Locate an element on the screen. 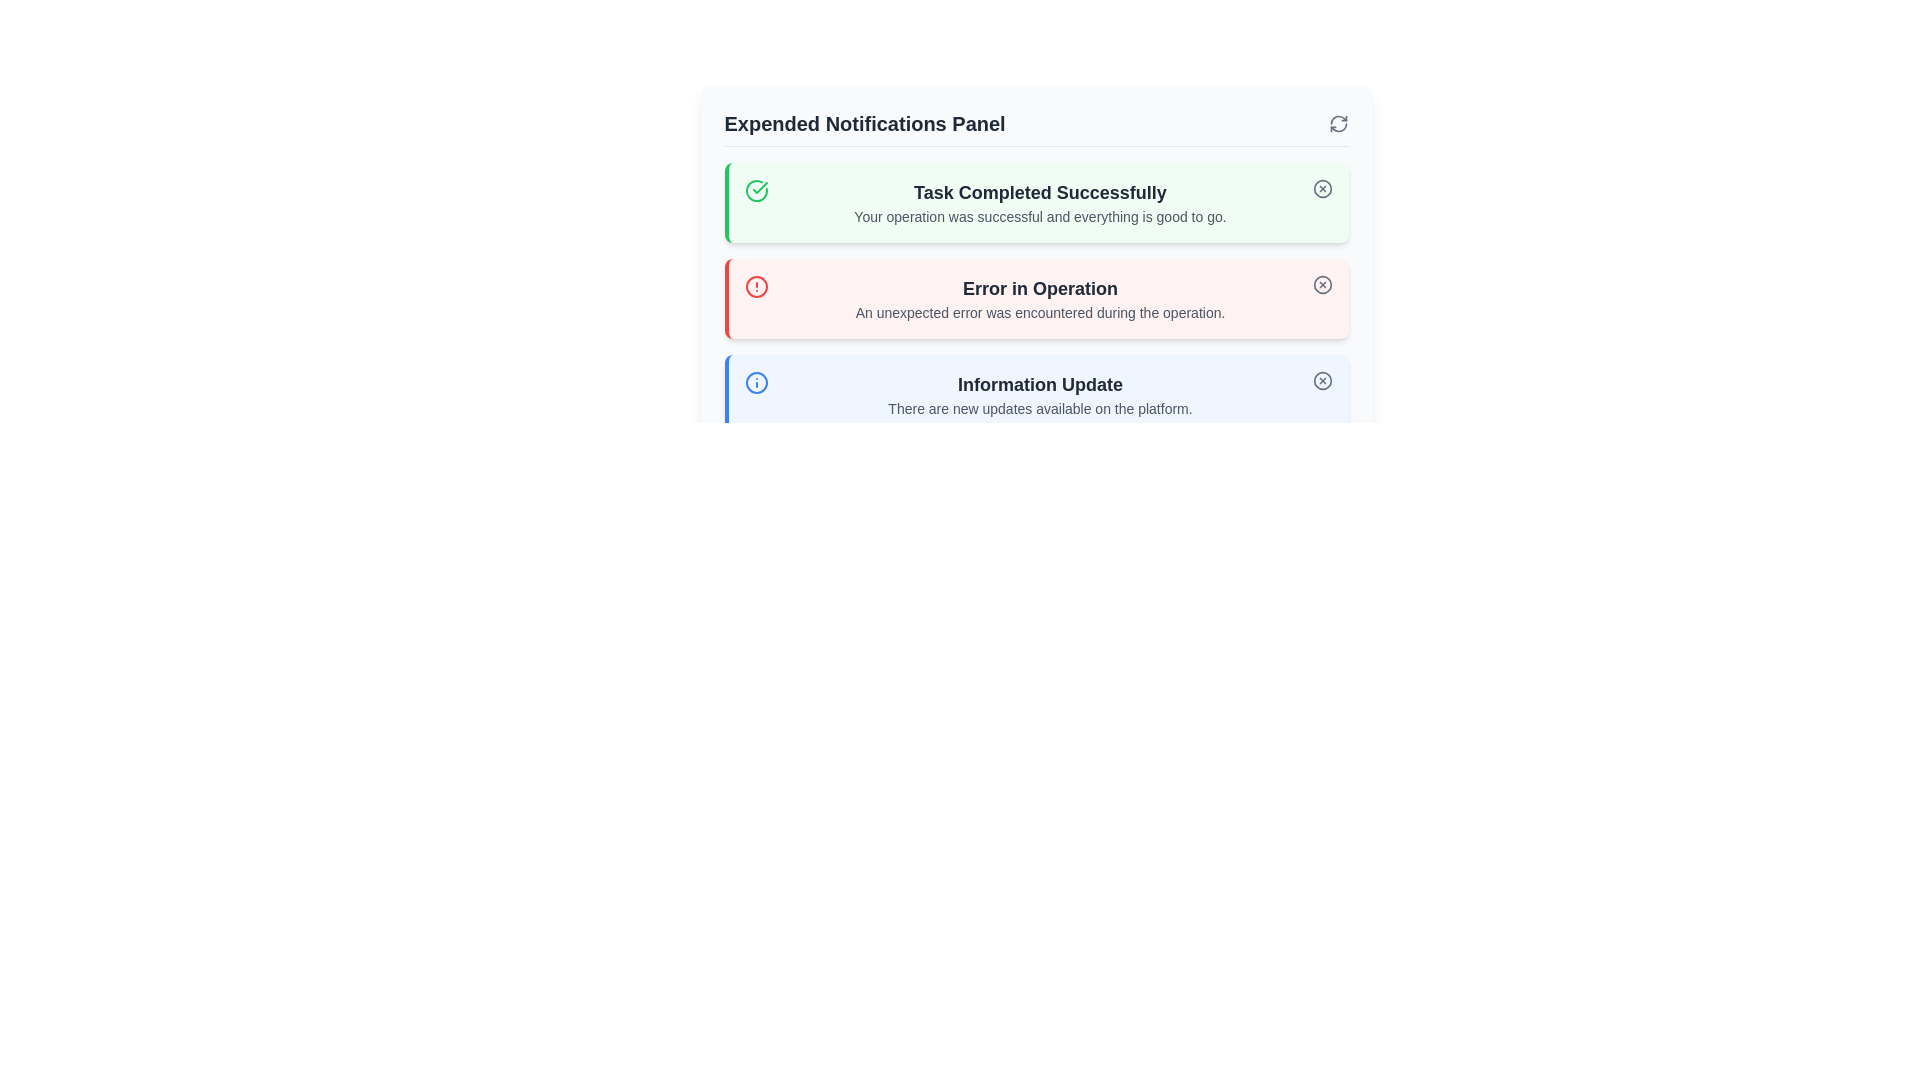 The height and width of the screenshot is (1080, 1920). the text field that reads 'Your operation was successful and everything is good to go.' located below the title 'Task Completed Successfully' within a green notification card is located at coordinates (1040, 216).